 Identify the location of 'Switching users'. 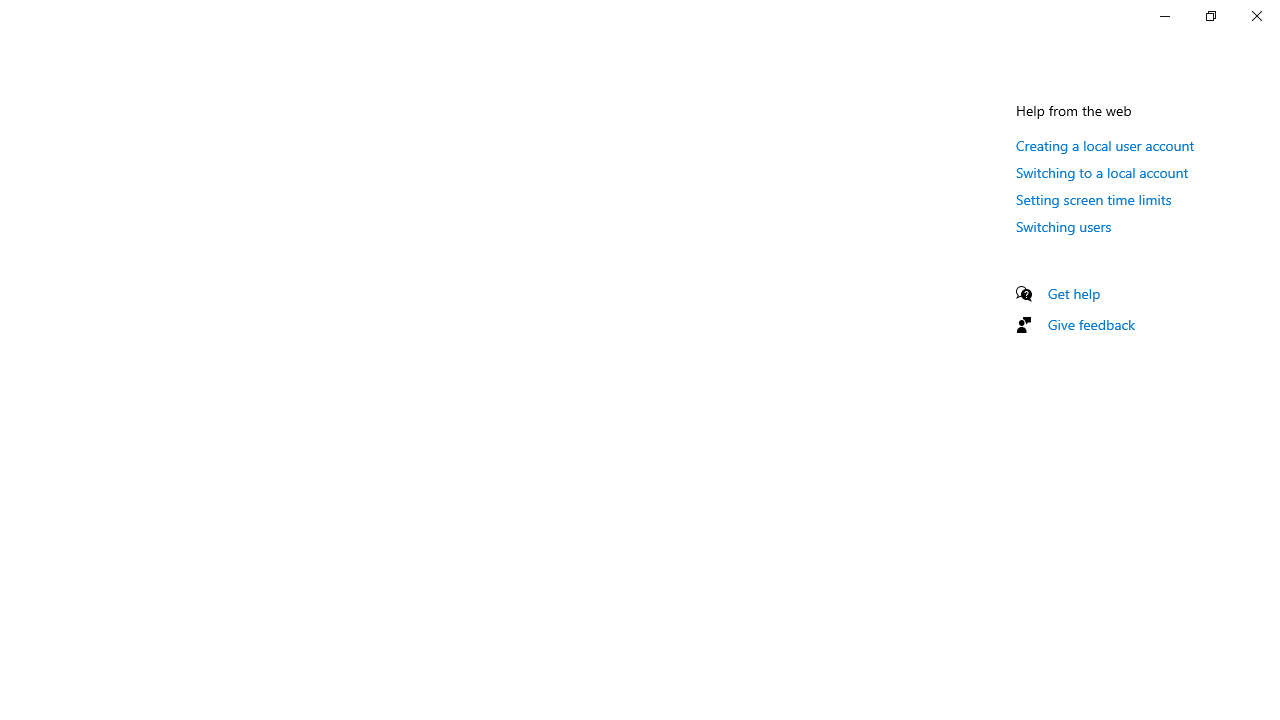
(1063, 225).